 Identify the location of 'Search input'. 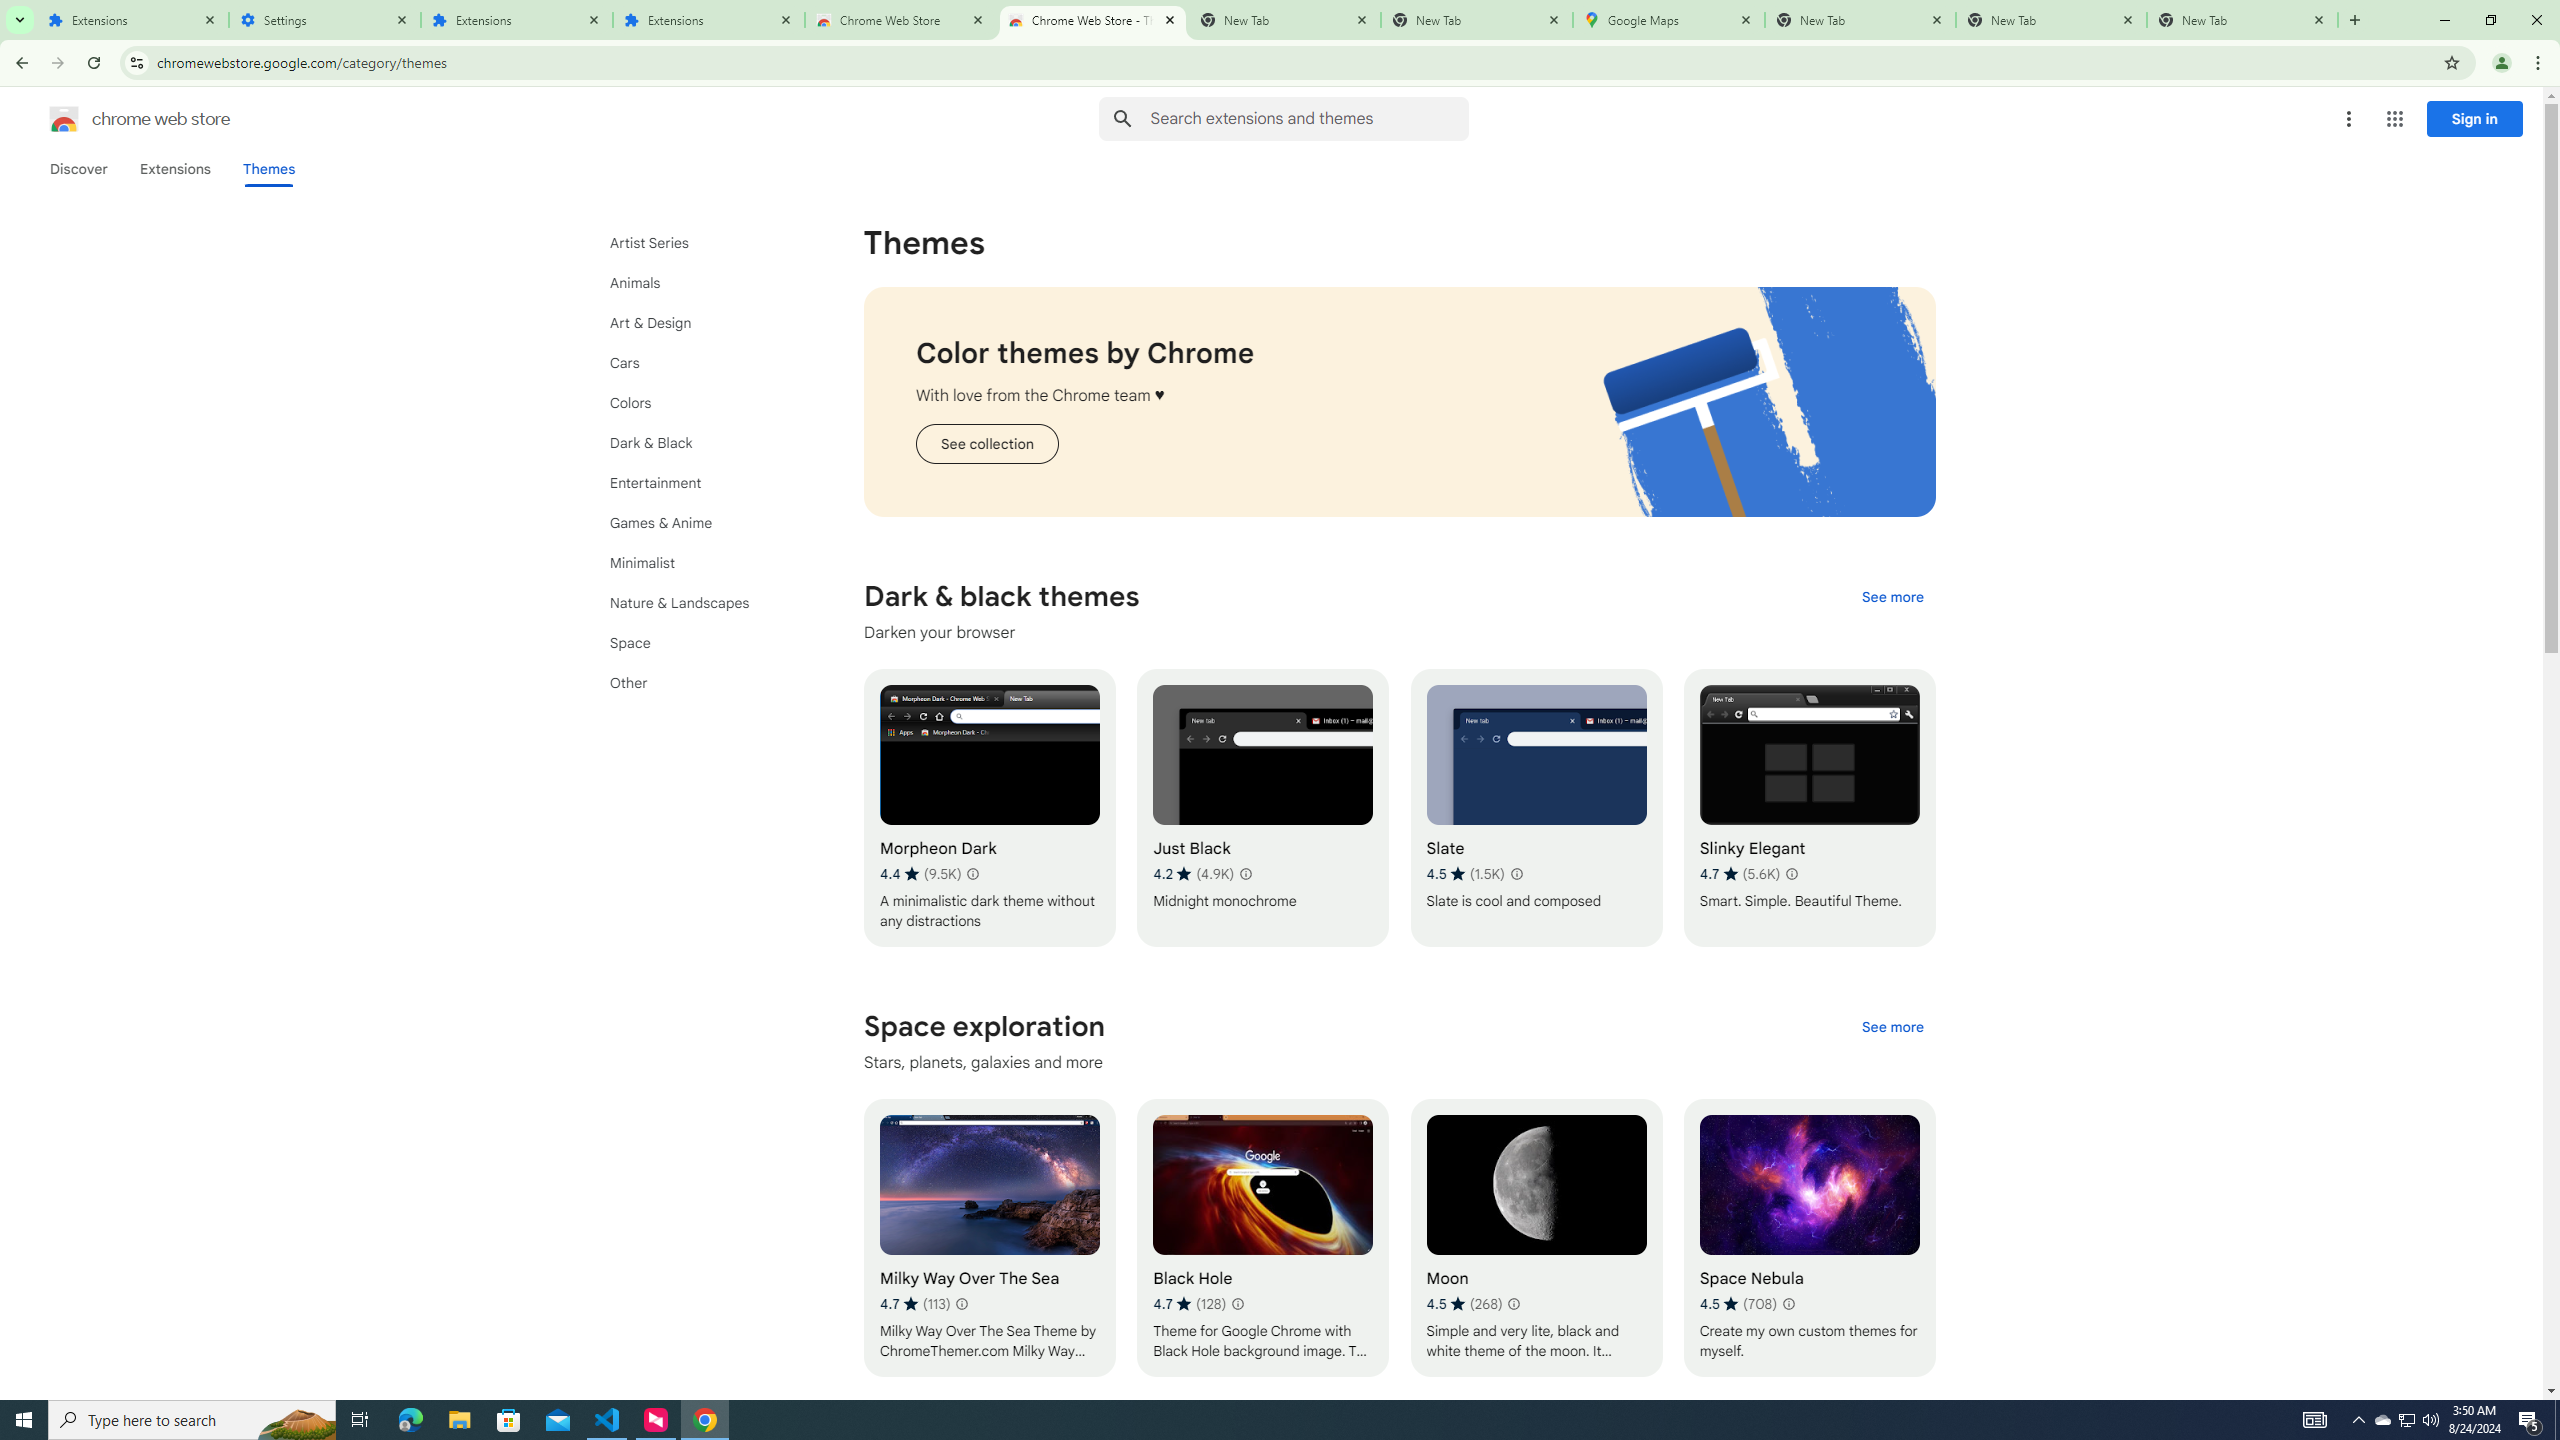
(1308, 118).